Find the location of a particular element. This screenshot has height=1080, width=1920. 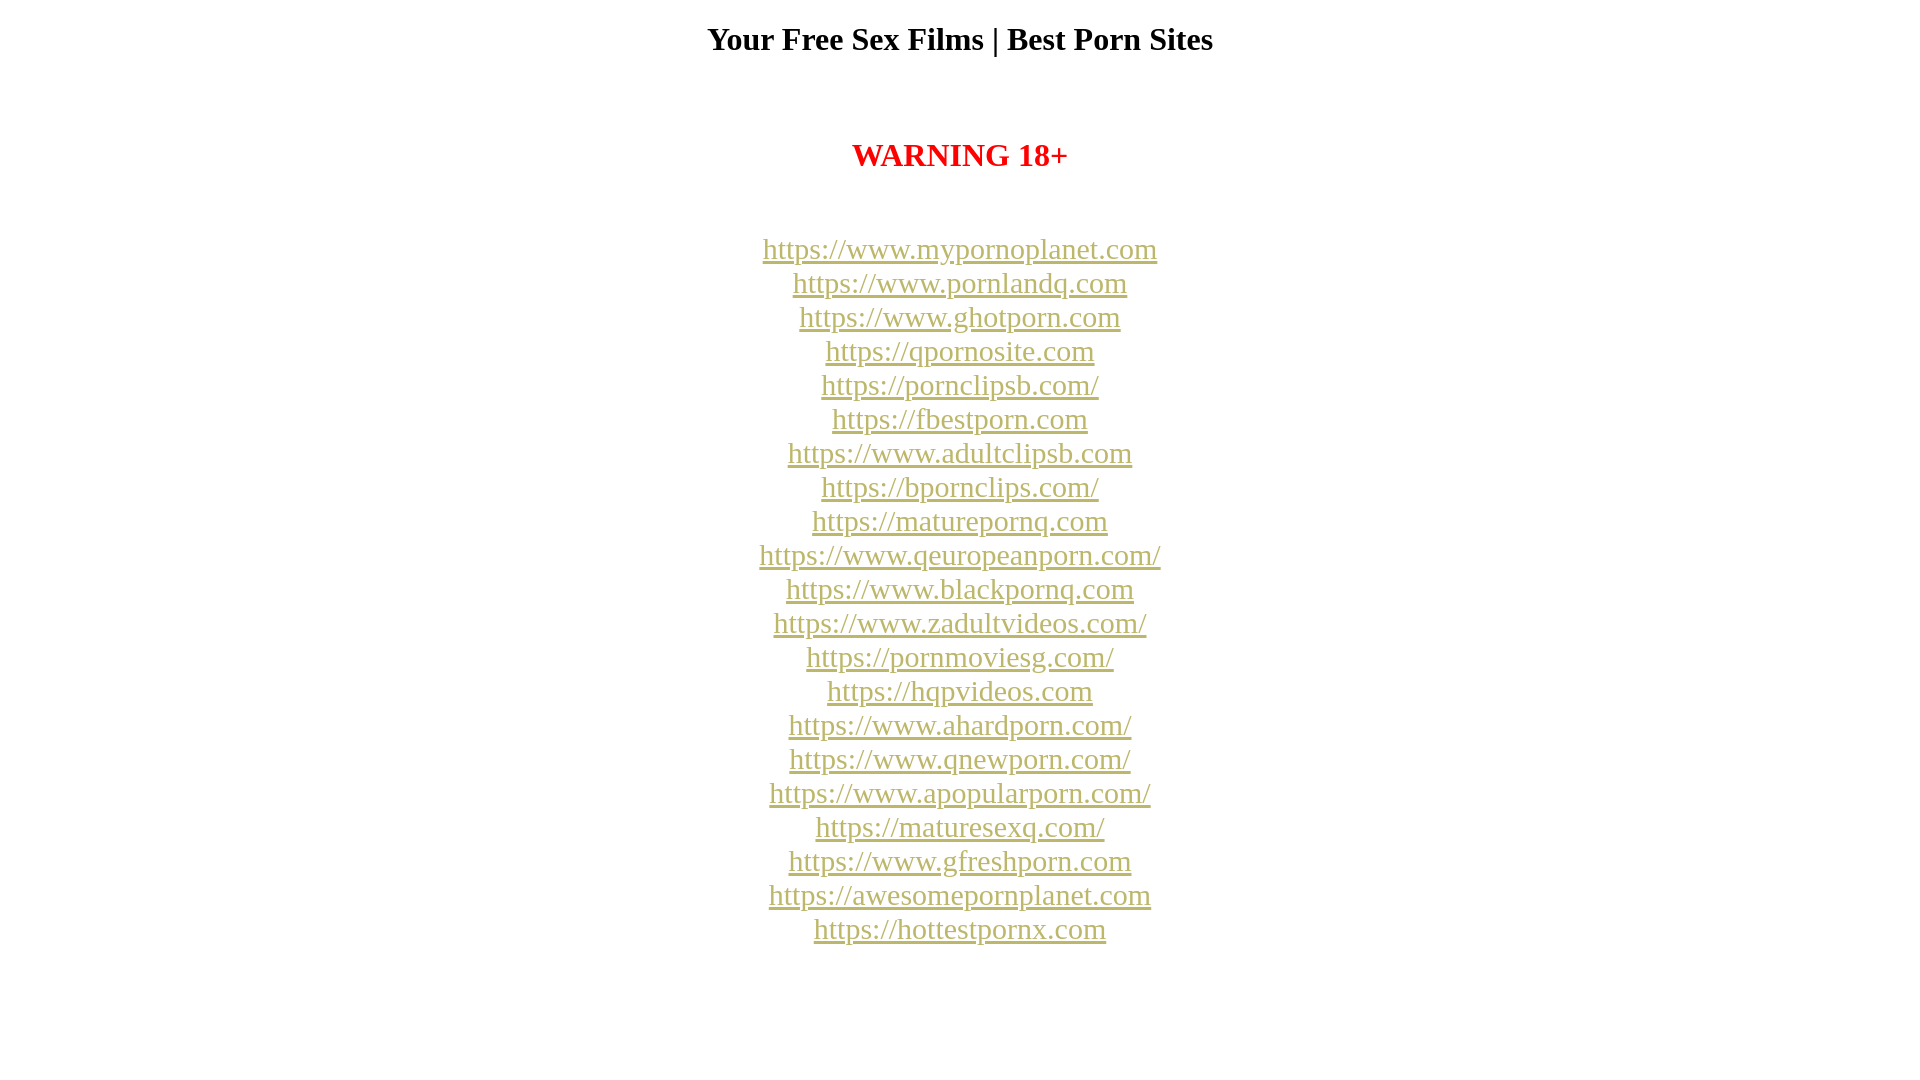

'https://bpornclips.com/' is located at coordinates (960, 486).